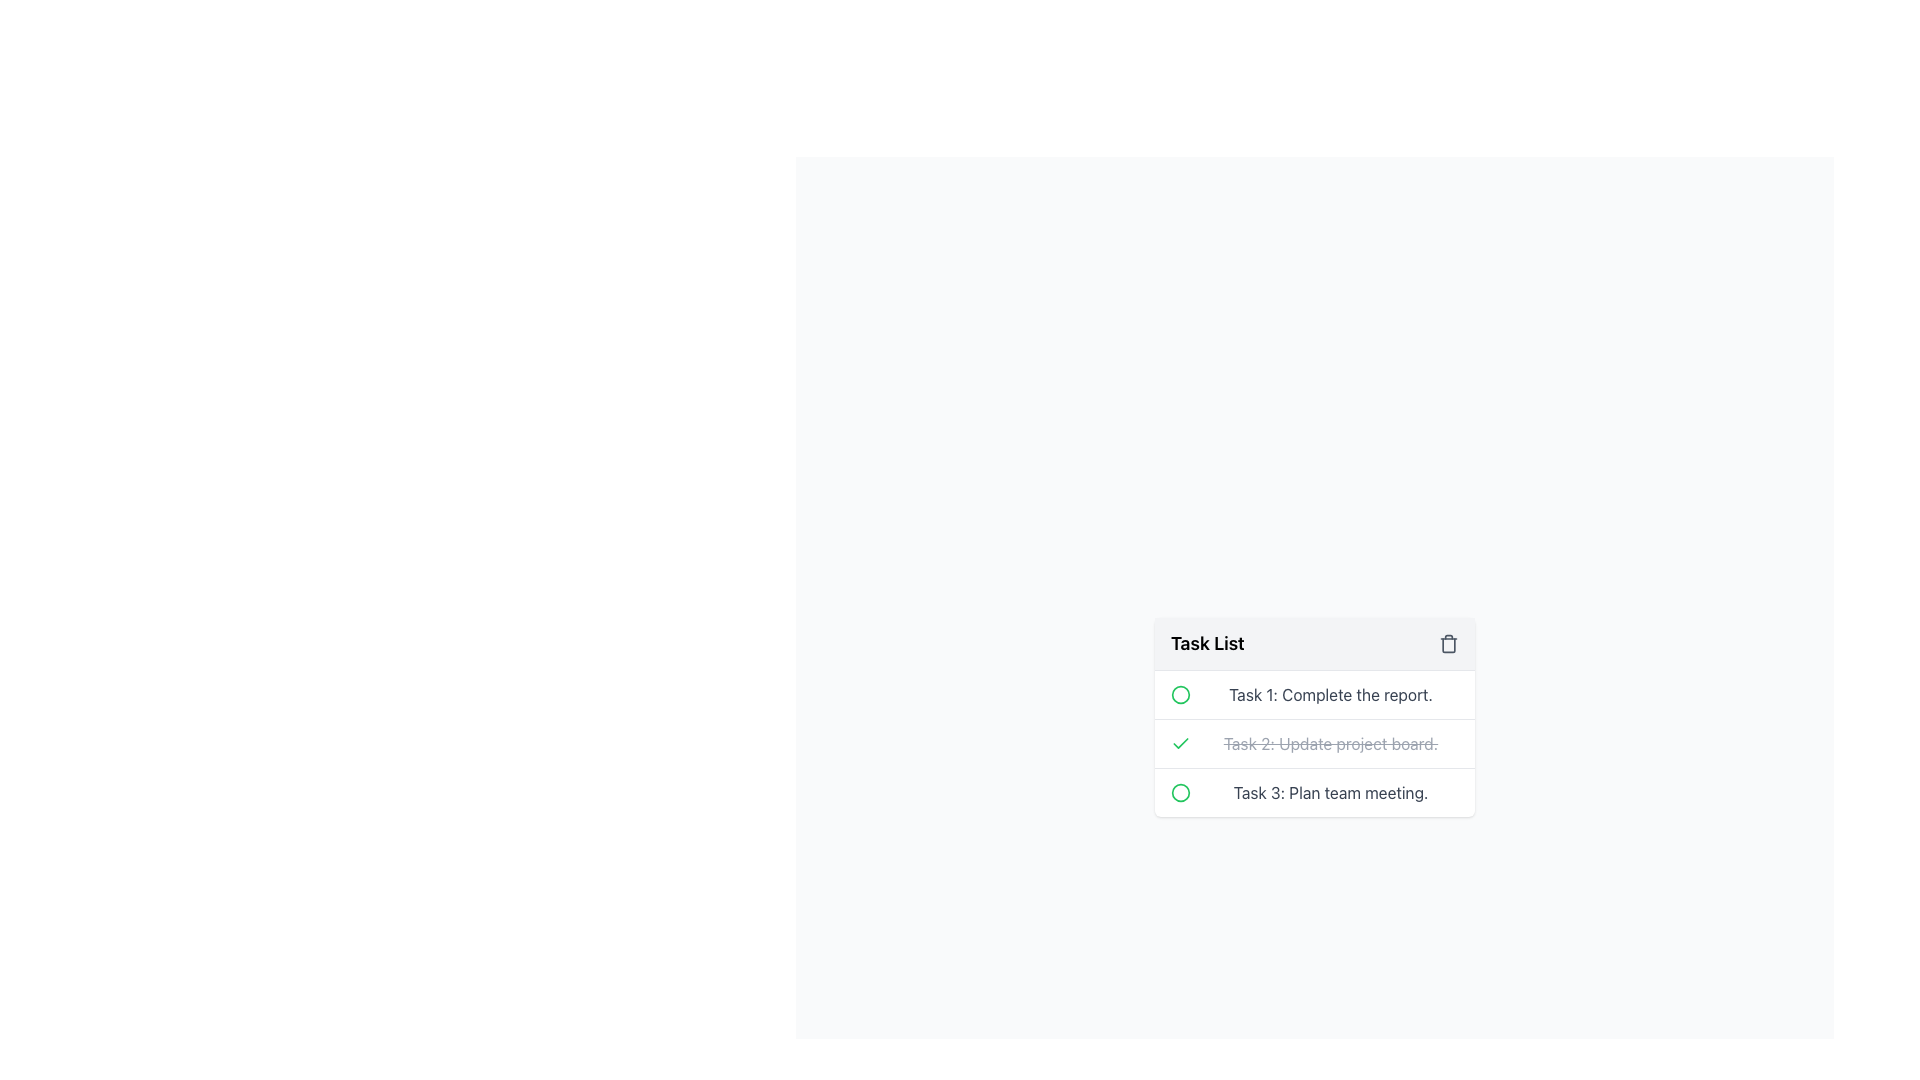 This screenshot has width=1920, height=1080. Describe the element at coordinates (1330, 743) in the screenshot. I see `the text label styled in gray with strikethrough that contains the content 'Task 2: Update project board.' located in the 'Task List'` at that location.